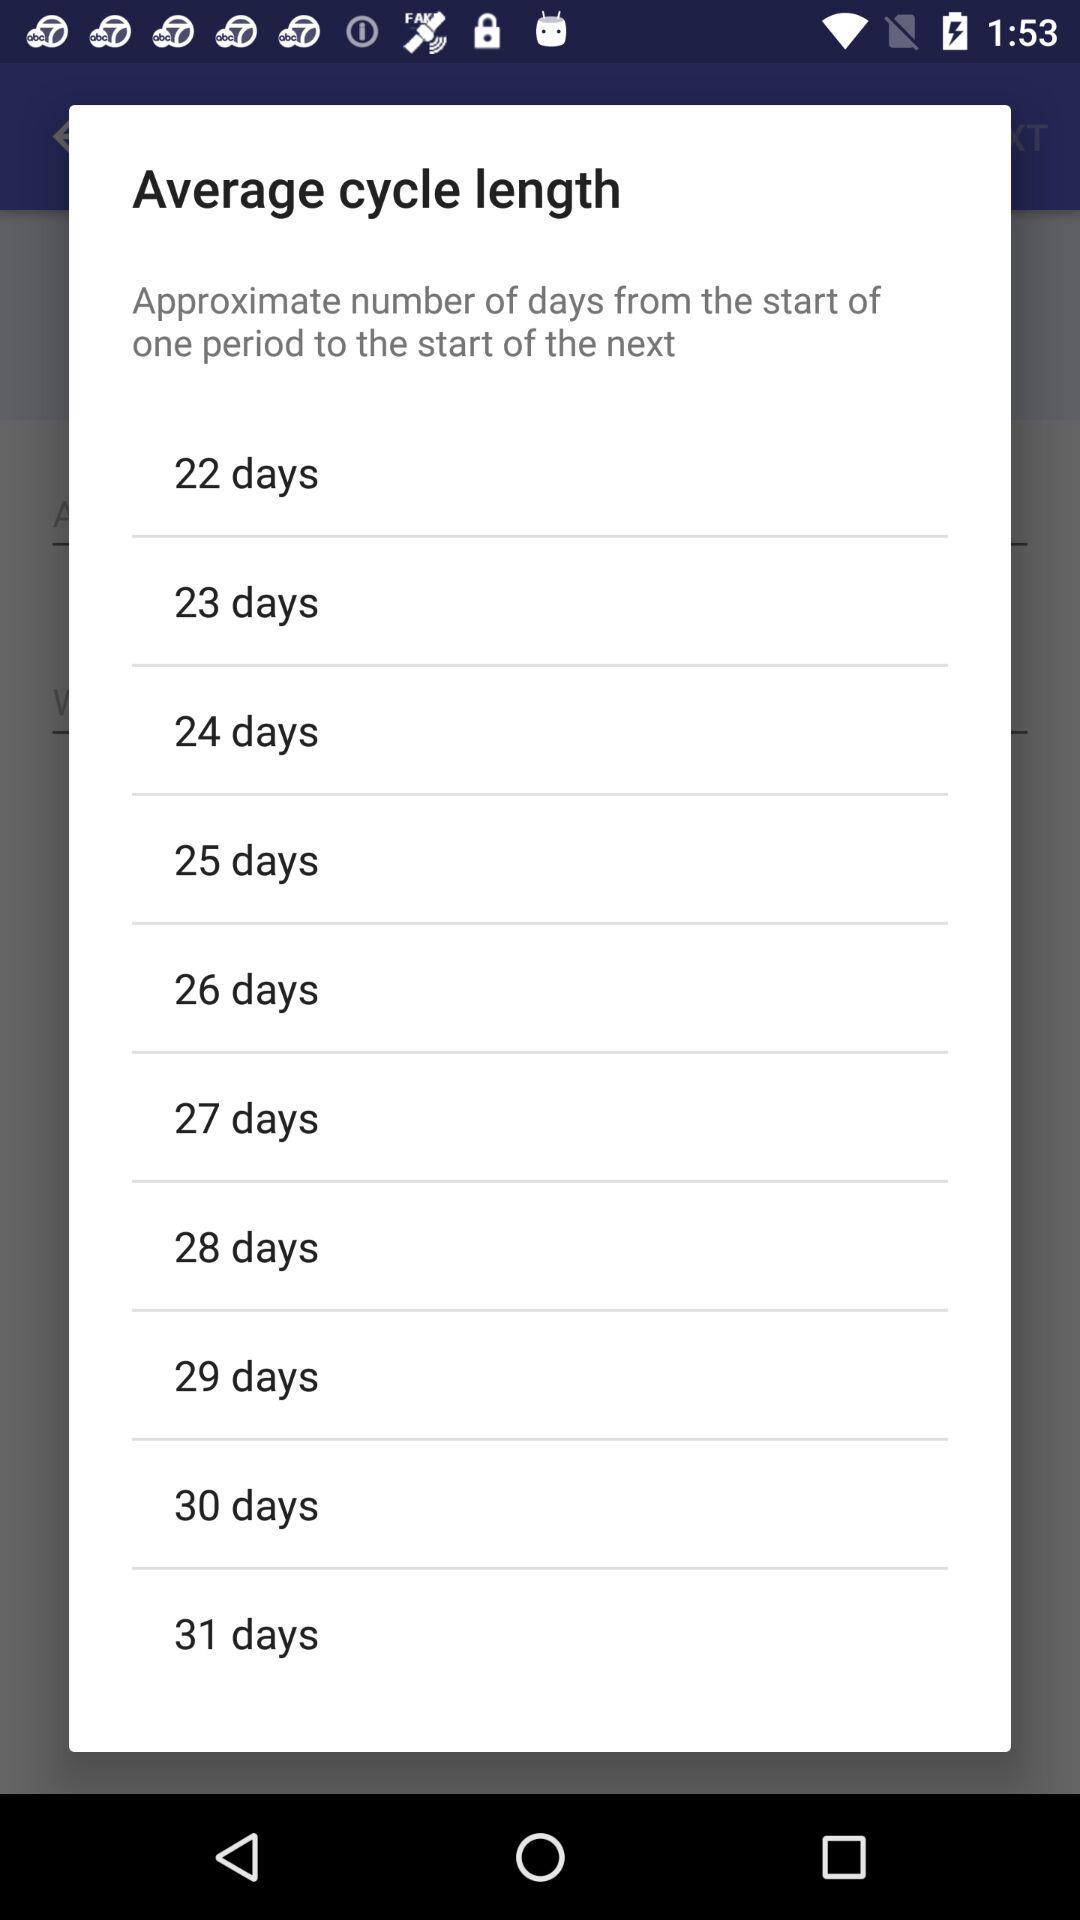  Describe the element at coordinates (540, 858) in the screenshot. I see `icon above the 26 days icon` at that location.